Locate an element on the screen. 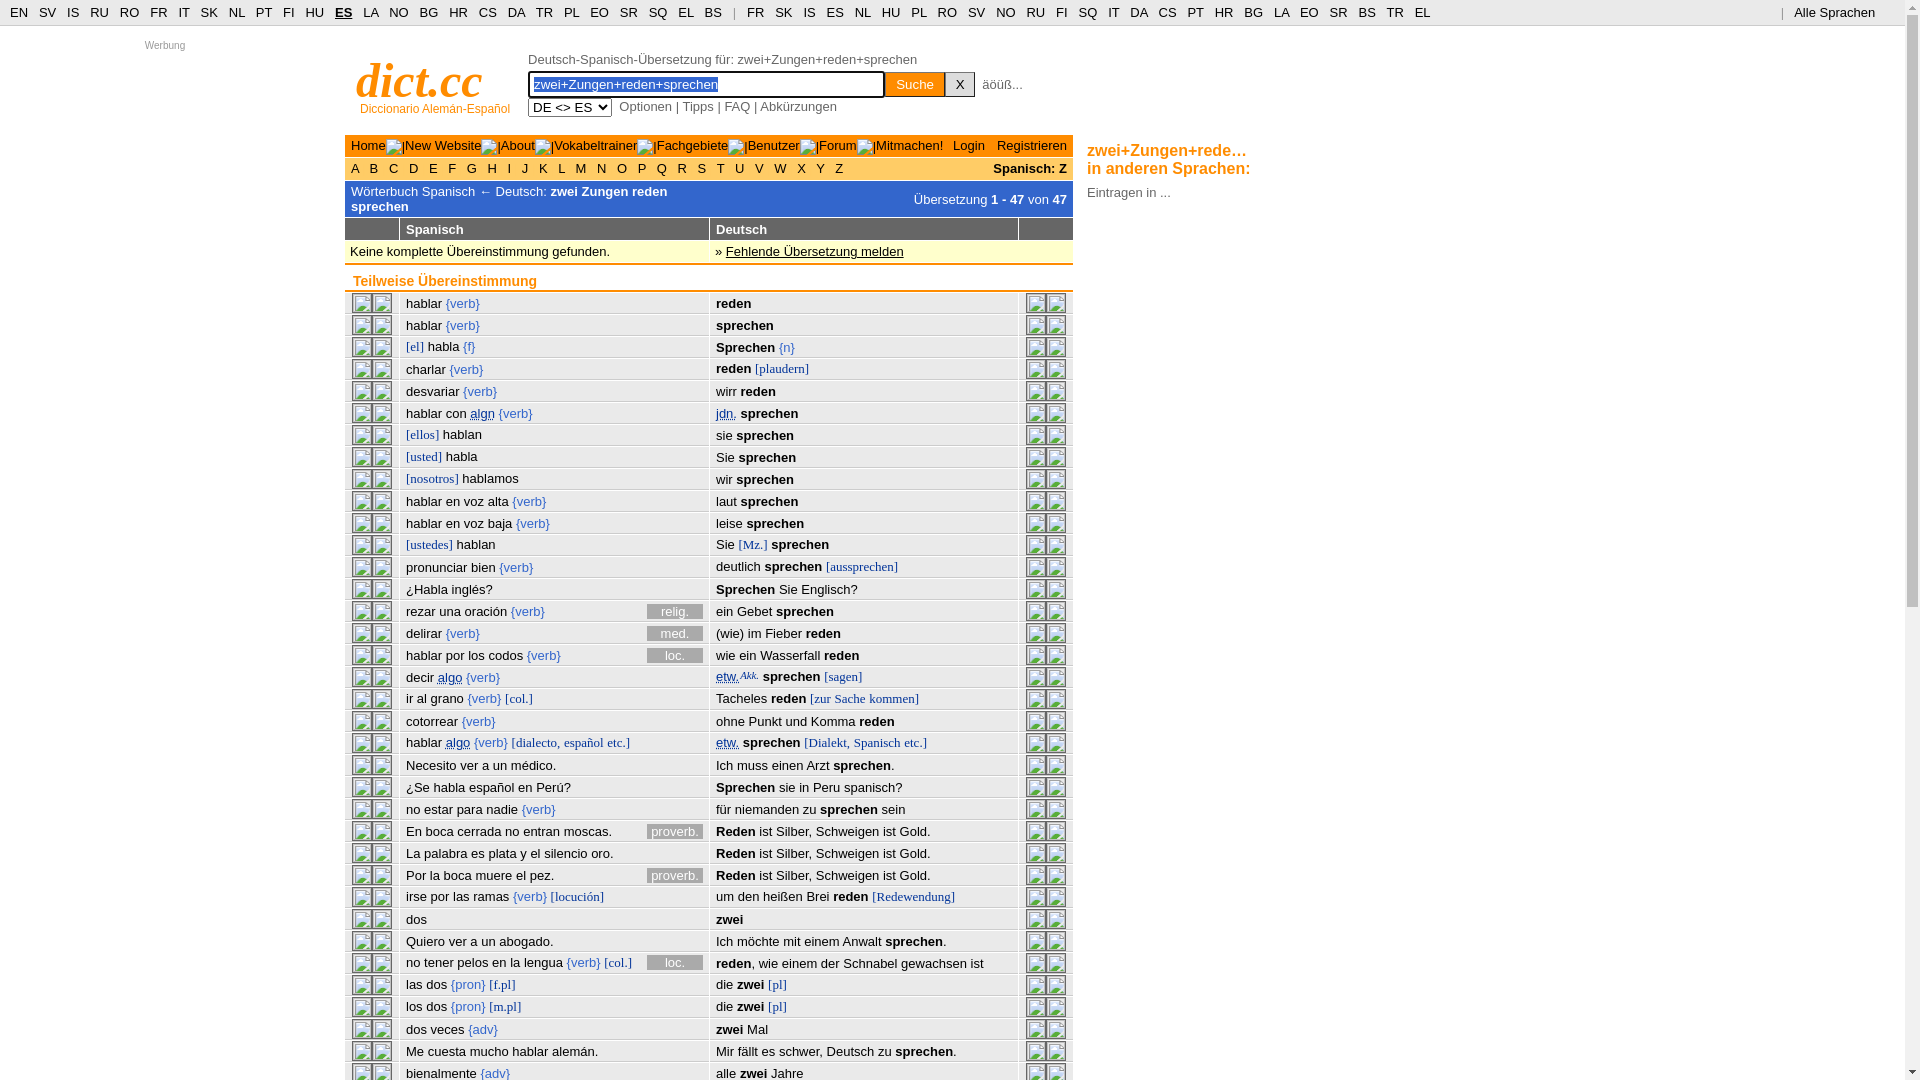 The image size is (1920, 1080). 'Spanisch: Z' is located at coordinates (1030, 167).